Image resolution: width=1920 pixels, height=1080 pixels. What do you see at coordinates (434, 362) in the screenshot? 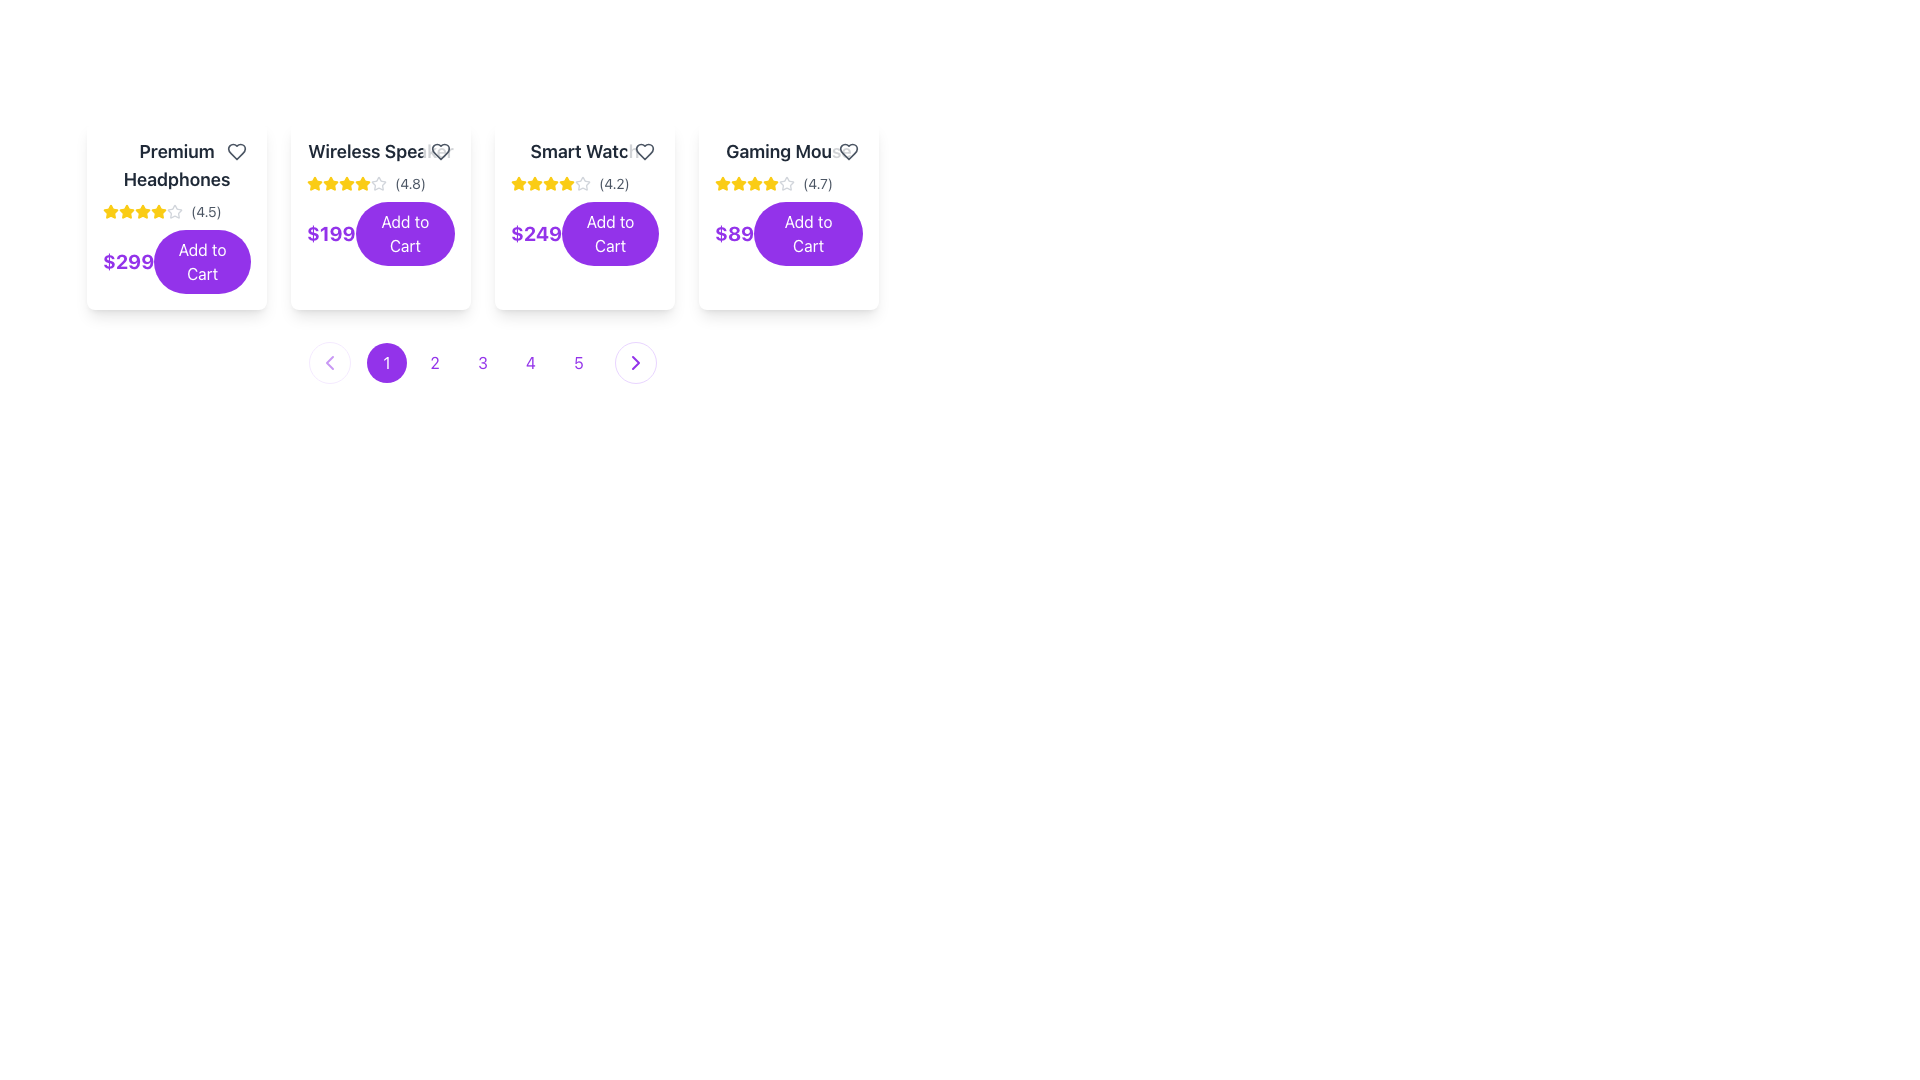
I see `the circular button with a purple border and white background, containing the numeral '2' in purple text, which is the second button in a horizontal sequence of five buttons` at bounding box center [434, 362].